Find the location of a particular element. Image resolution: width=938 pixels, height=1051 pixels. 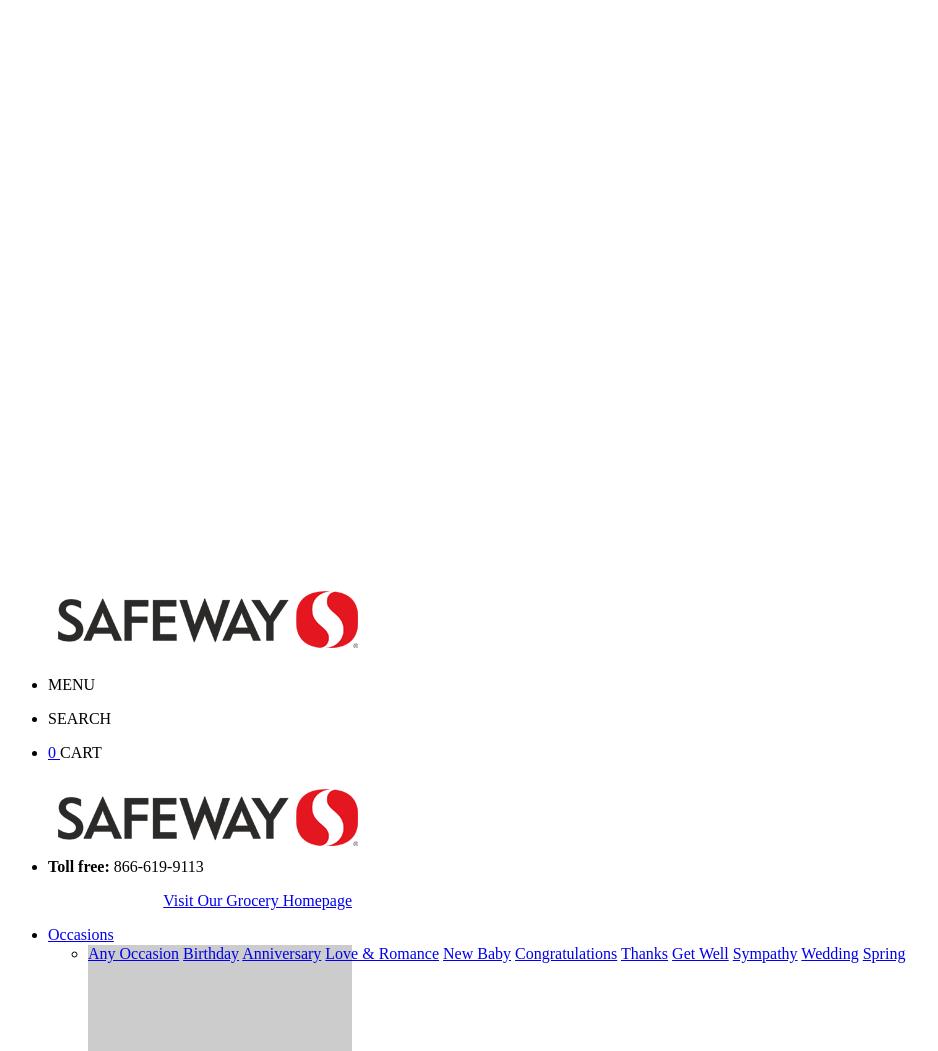

'Sympathy' is located at coordinates (764, 952).